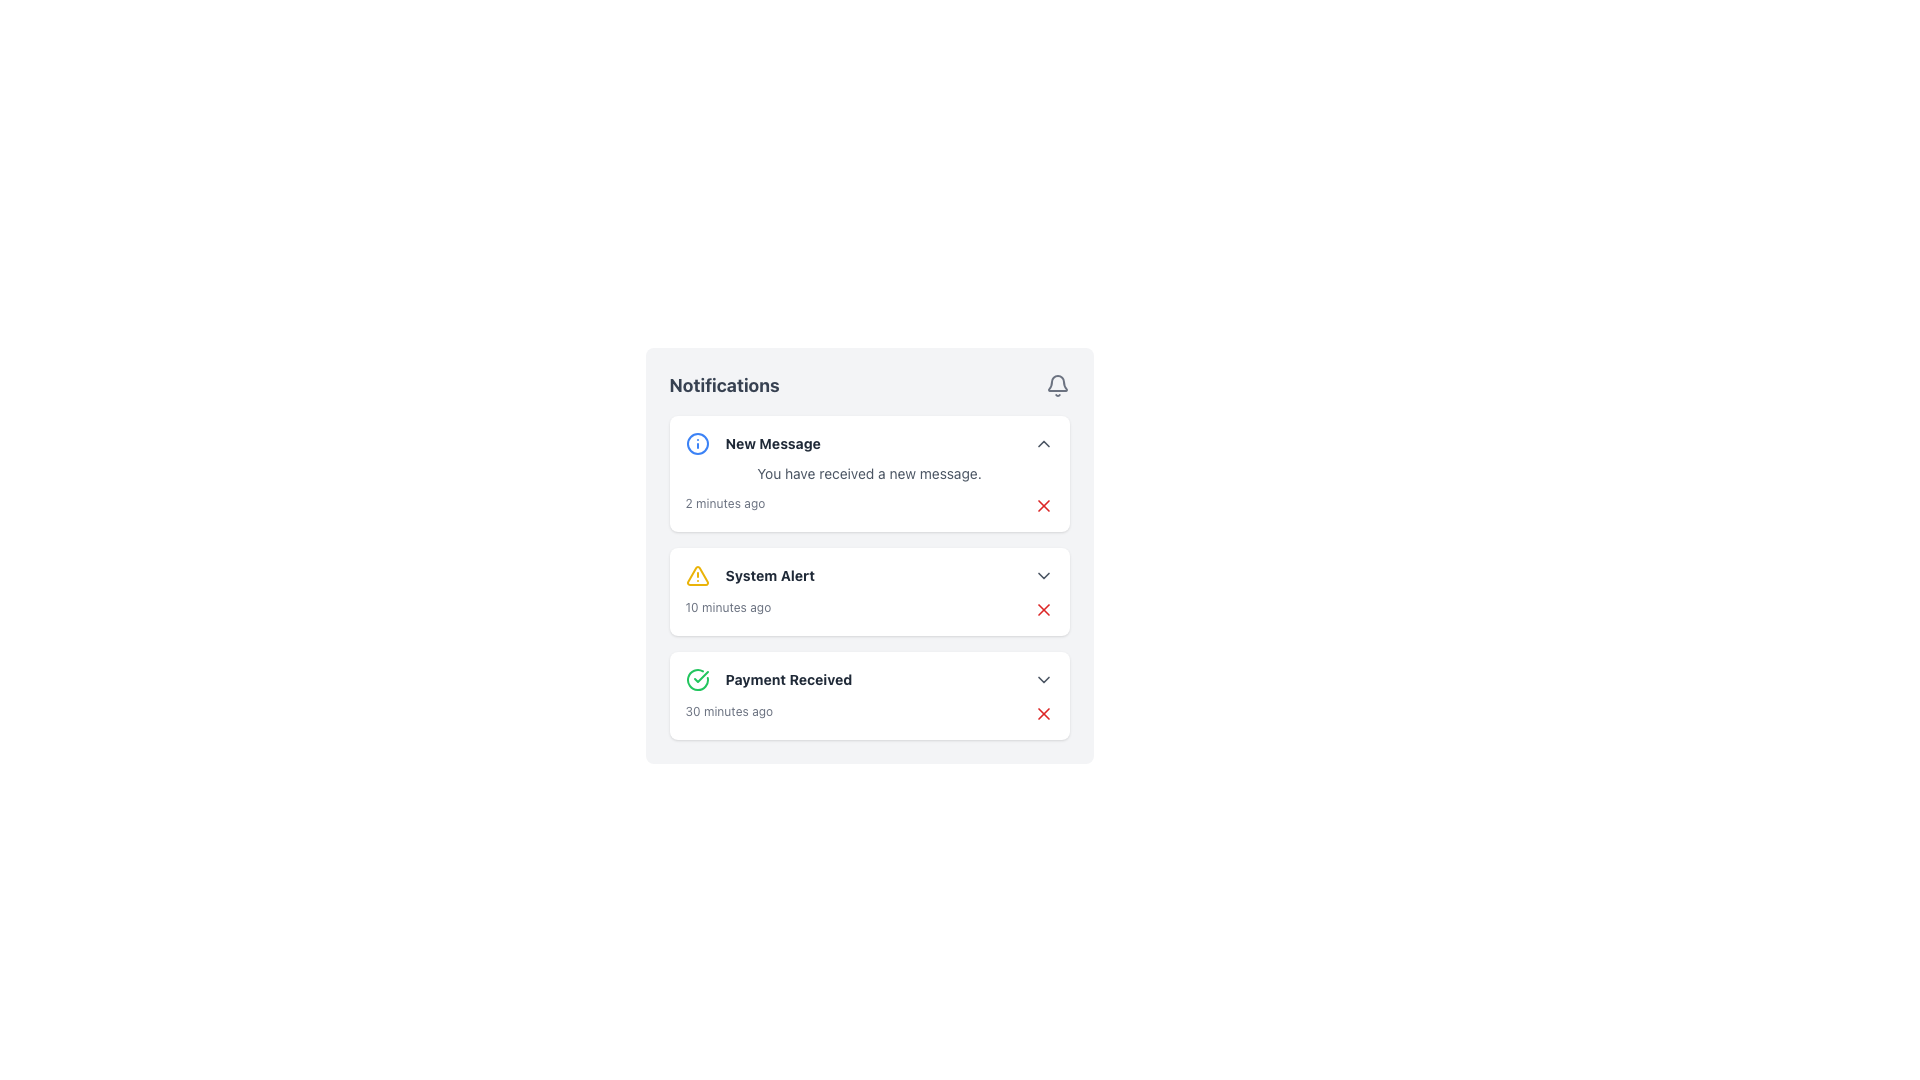 The image size is (1920, 1080). Describe the element at coordinates (697, 678) in the screenshot. I see `the circular green checkmark icon located to the left of the 'Payment Received' text in the notification section` at that location.